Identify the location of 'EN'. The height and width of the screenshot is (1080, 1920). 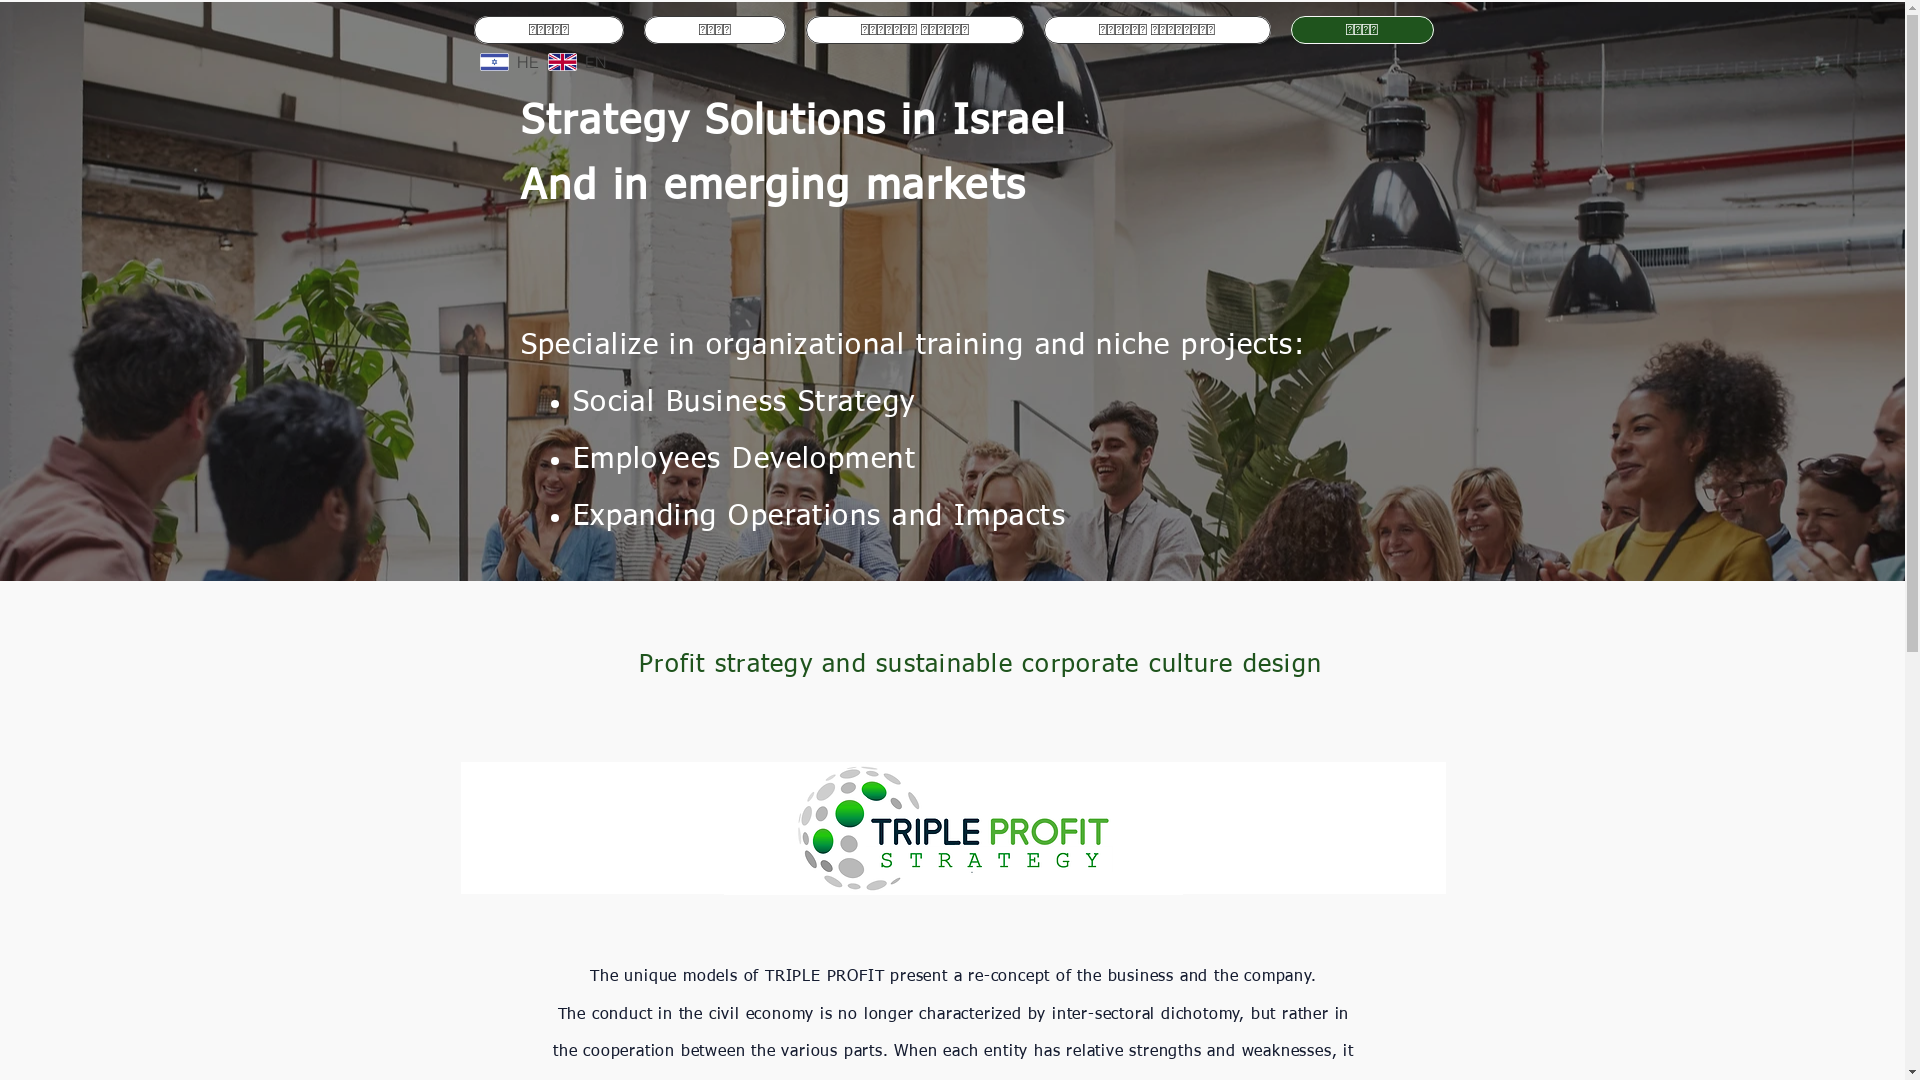
(576, 60).